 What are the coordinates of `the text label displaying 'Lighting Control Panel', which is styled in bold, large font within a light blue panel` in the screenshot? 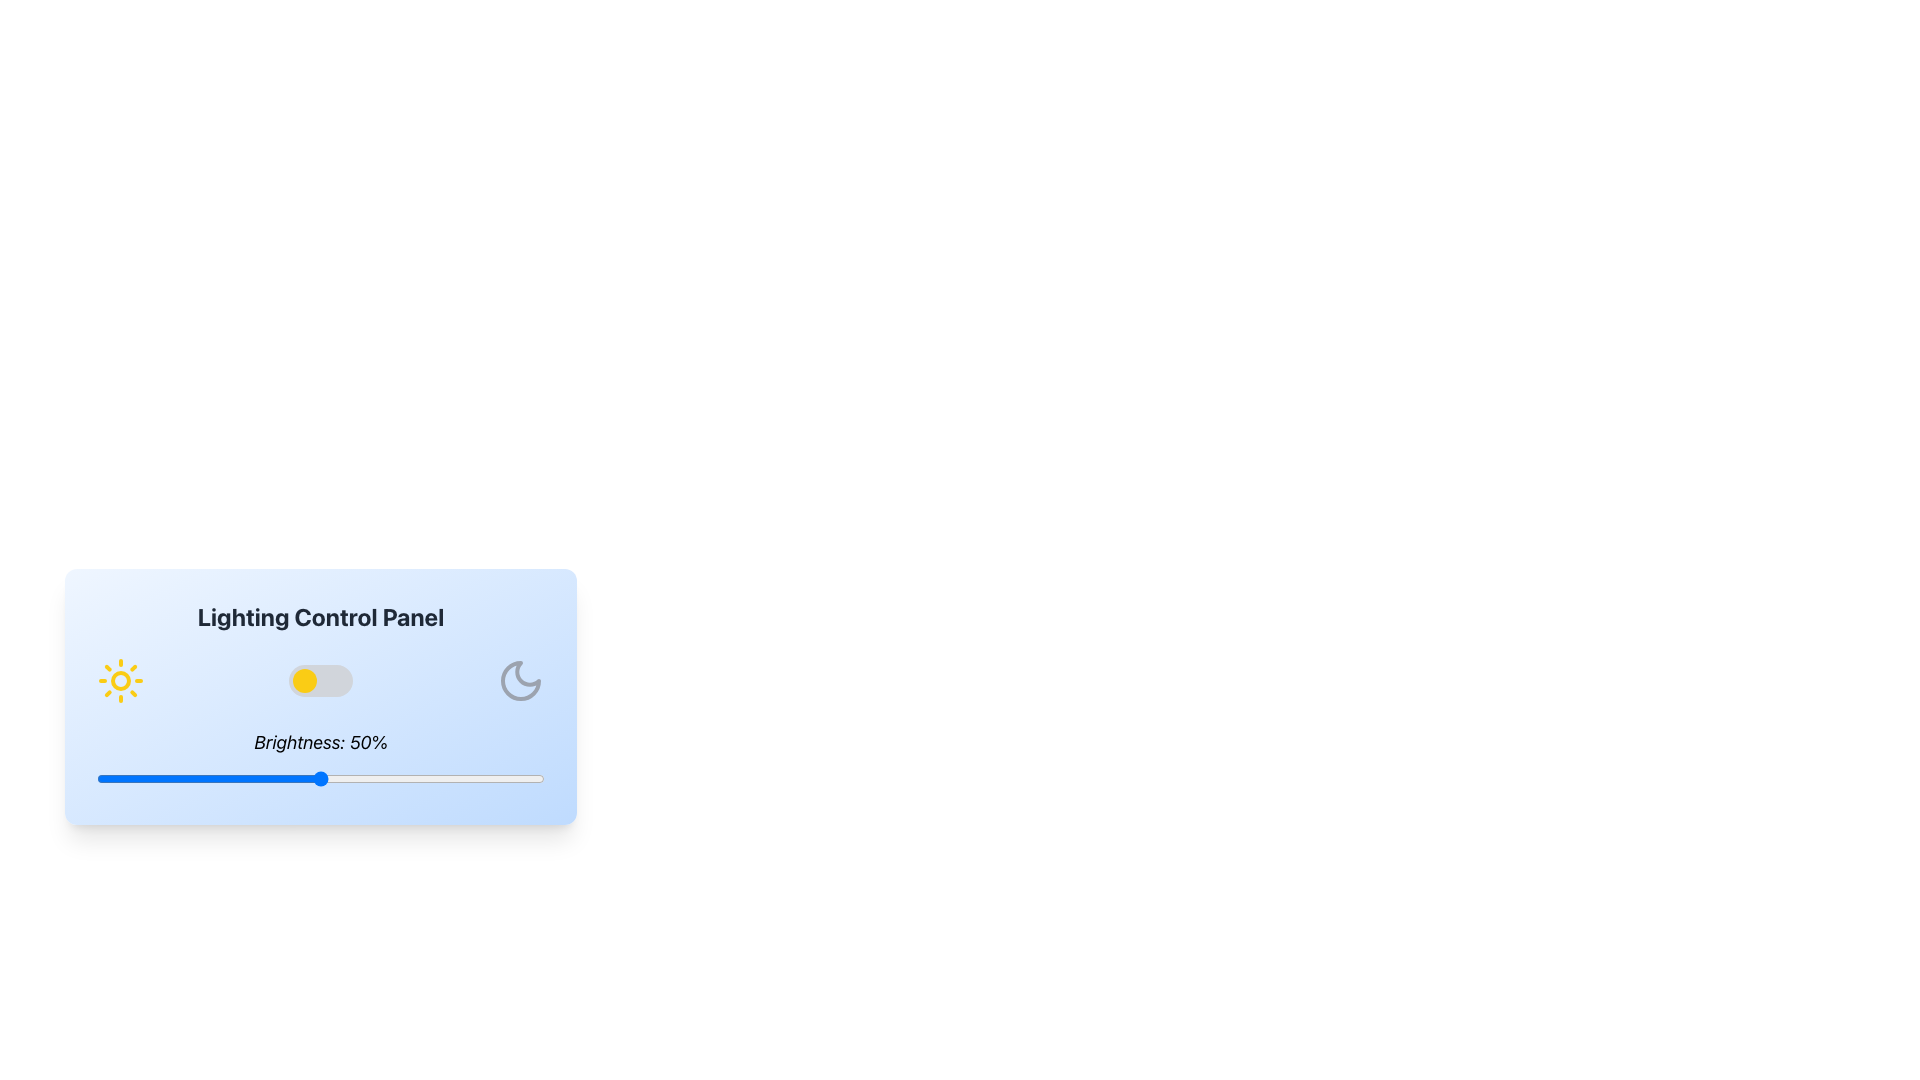 It's located at (321, 616).